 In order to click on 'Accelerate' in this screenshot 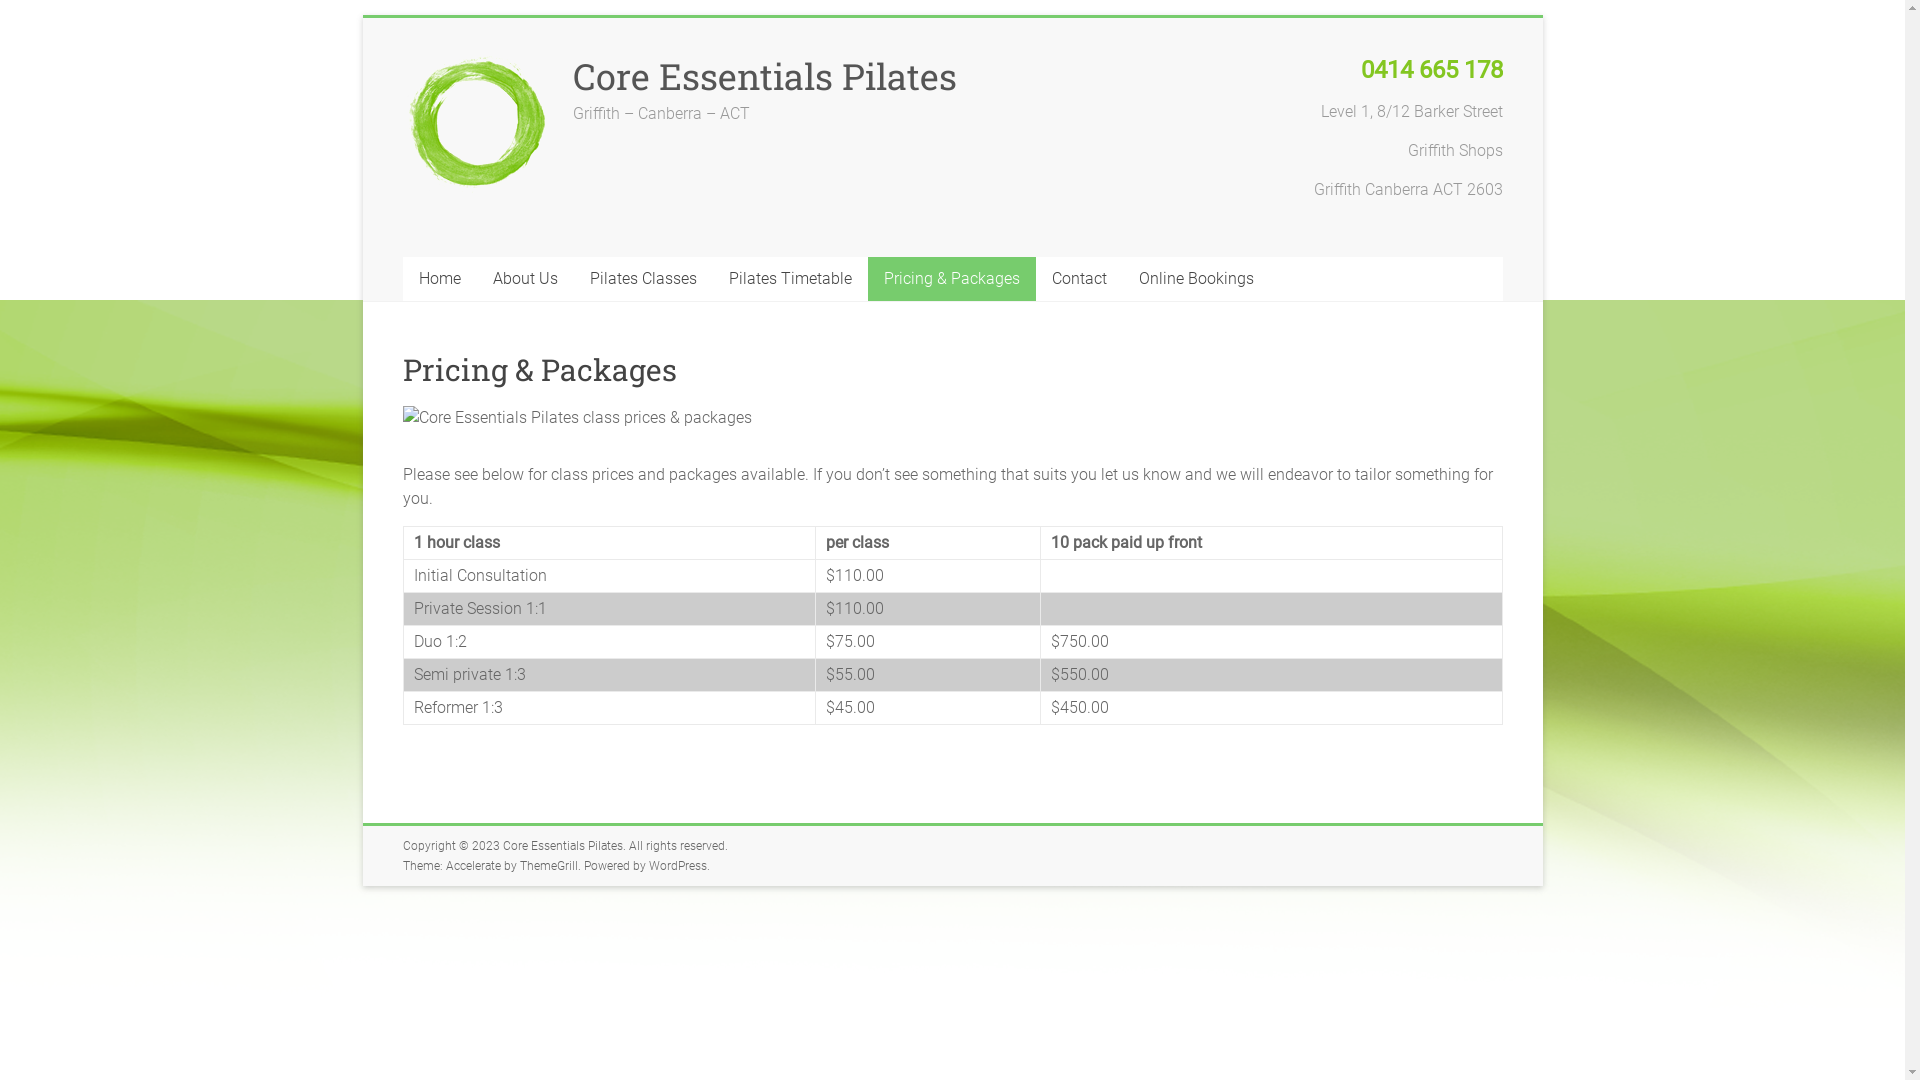, I will do `click(472, 865)`.